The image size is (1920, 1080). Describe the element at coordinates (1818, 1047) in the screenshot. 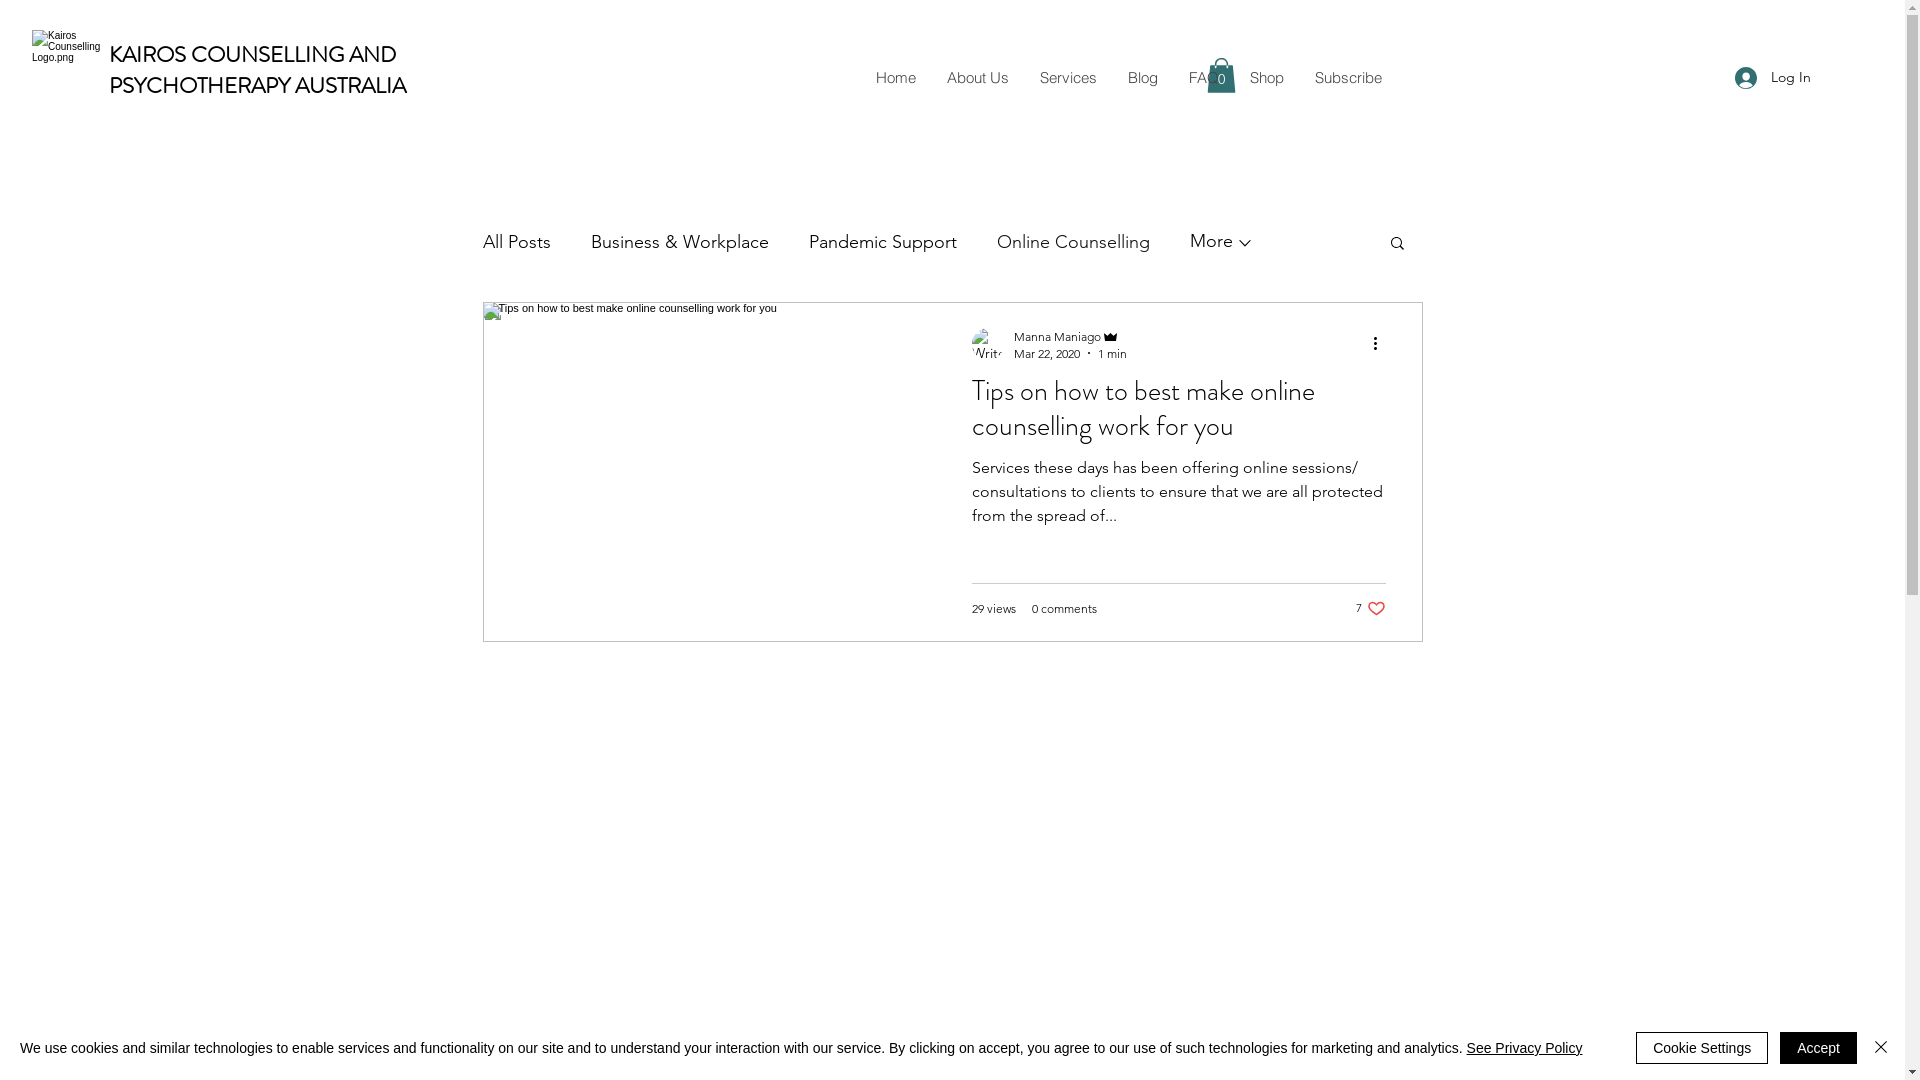

I see `'Accept'` at that location.